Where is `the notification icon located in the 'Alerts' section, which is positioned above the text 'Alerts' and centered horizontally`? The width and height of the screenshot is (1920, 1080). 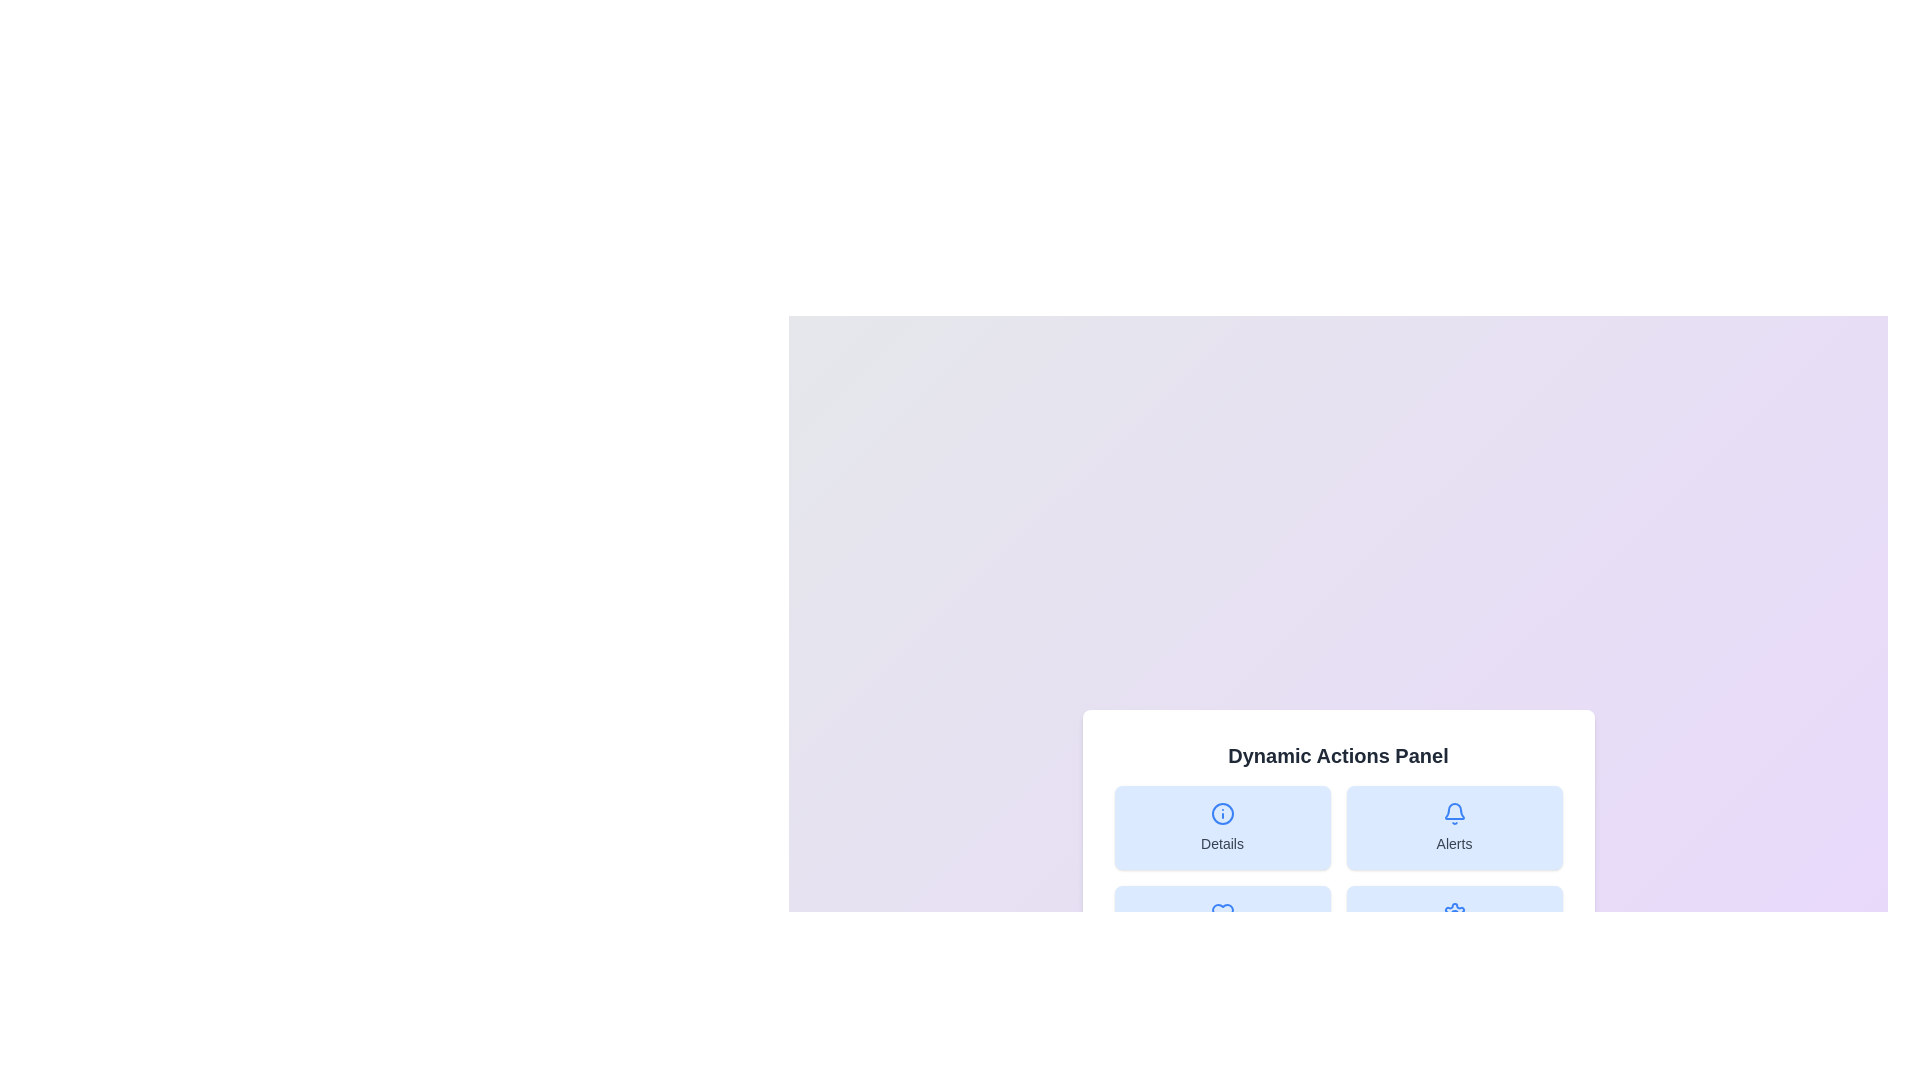 the notification icon located in the 'Alerts' section, which is positioned above the text 'Alerts' and centered horizontally is located at coordinates (1454, 813).